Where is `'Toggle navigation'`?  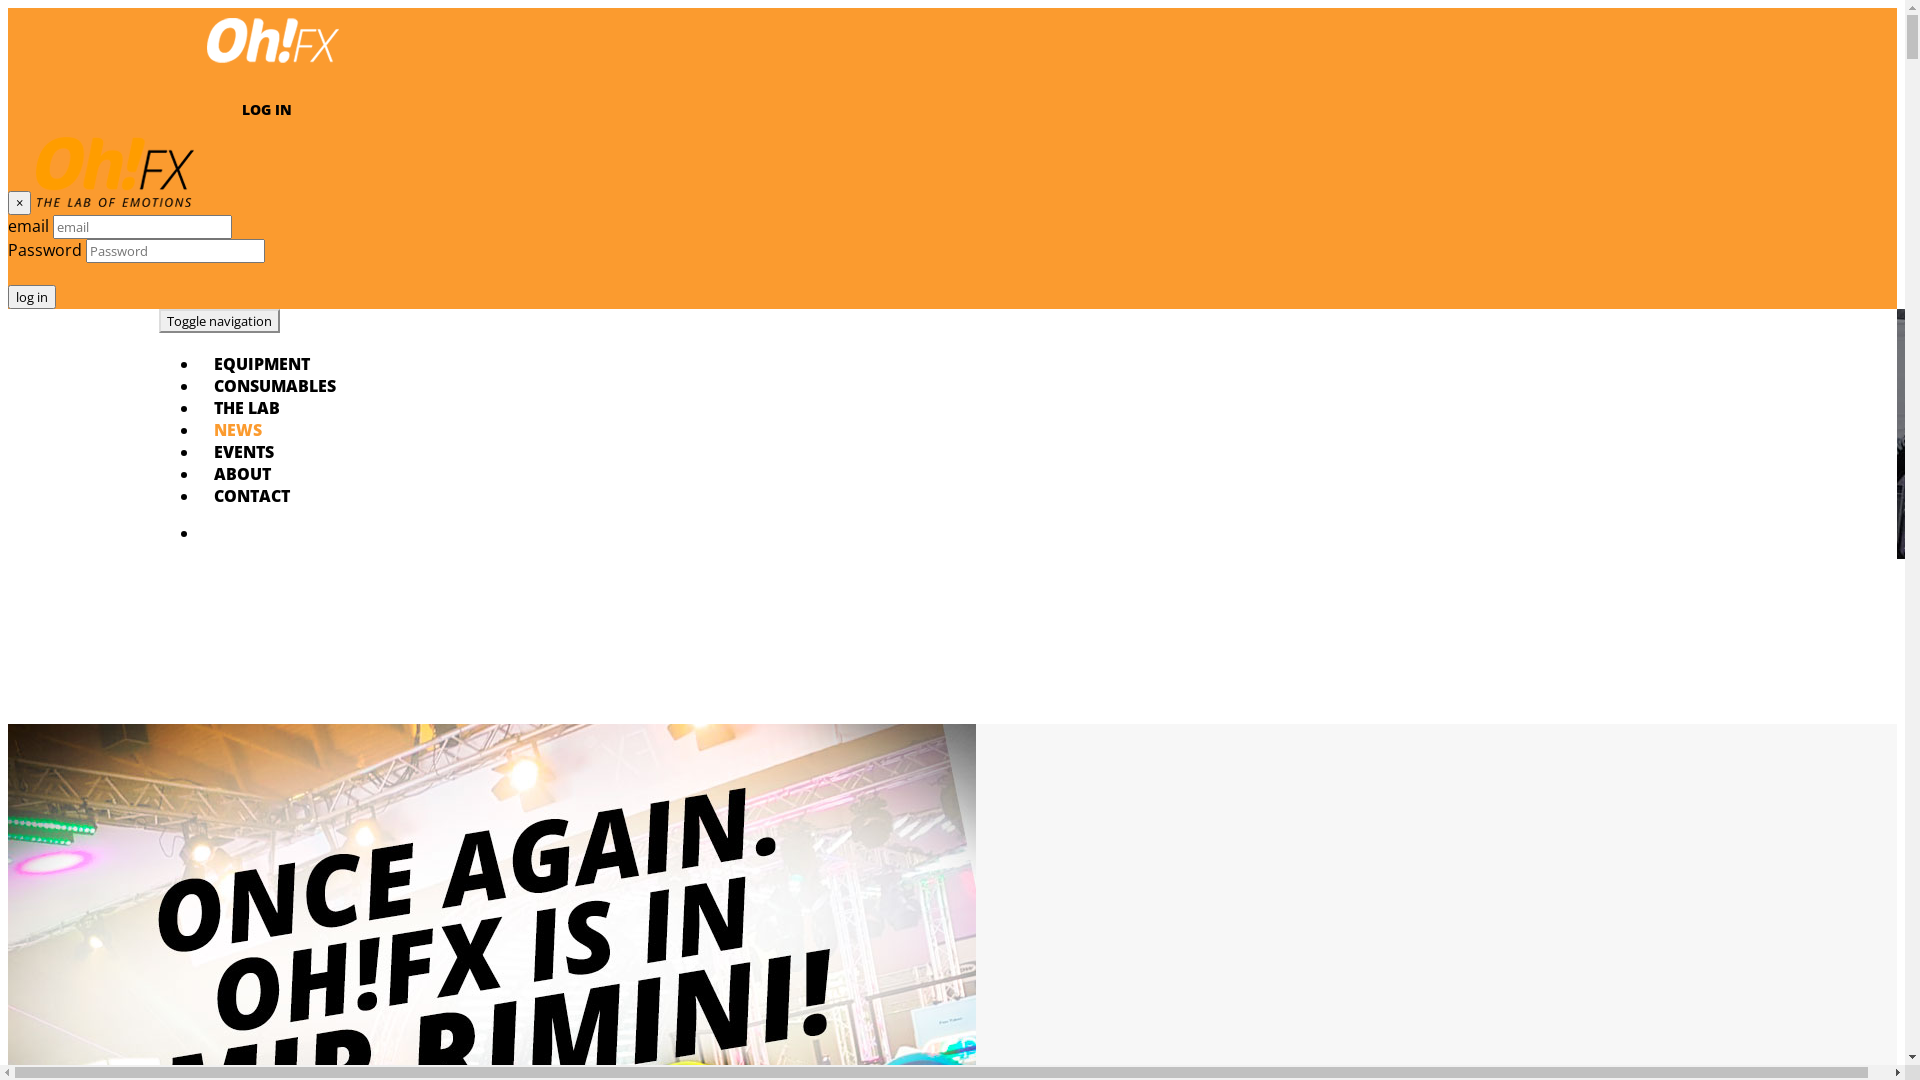
'Toggle navigation' is located at coordinates (219, 319).